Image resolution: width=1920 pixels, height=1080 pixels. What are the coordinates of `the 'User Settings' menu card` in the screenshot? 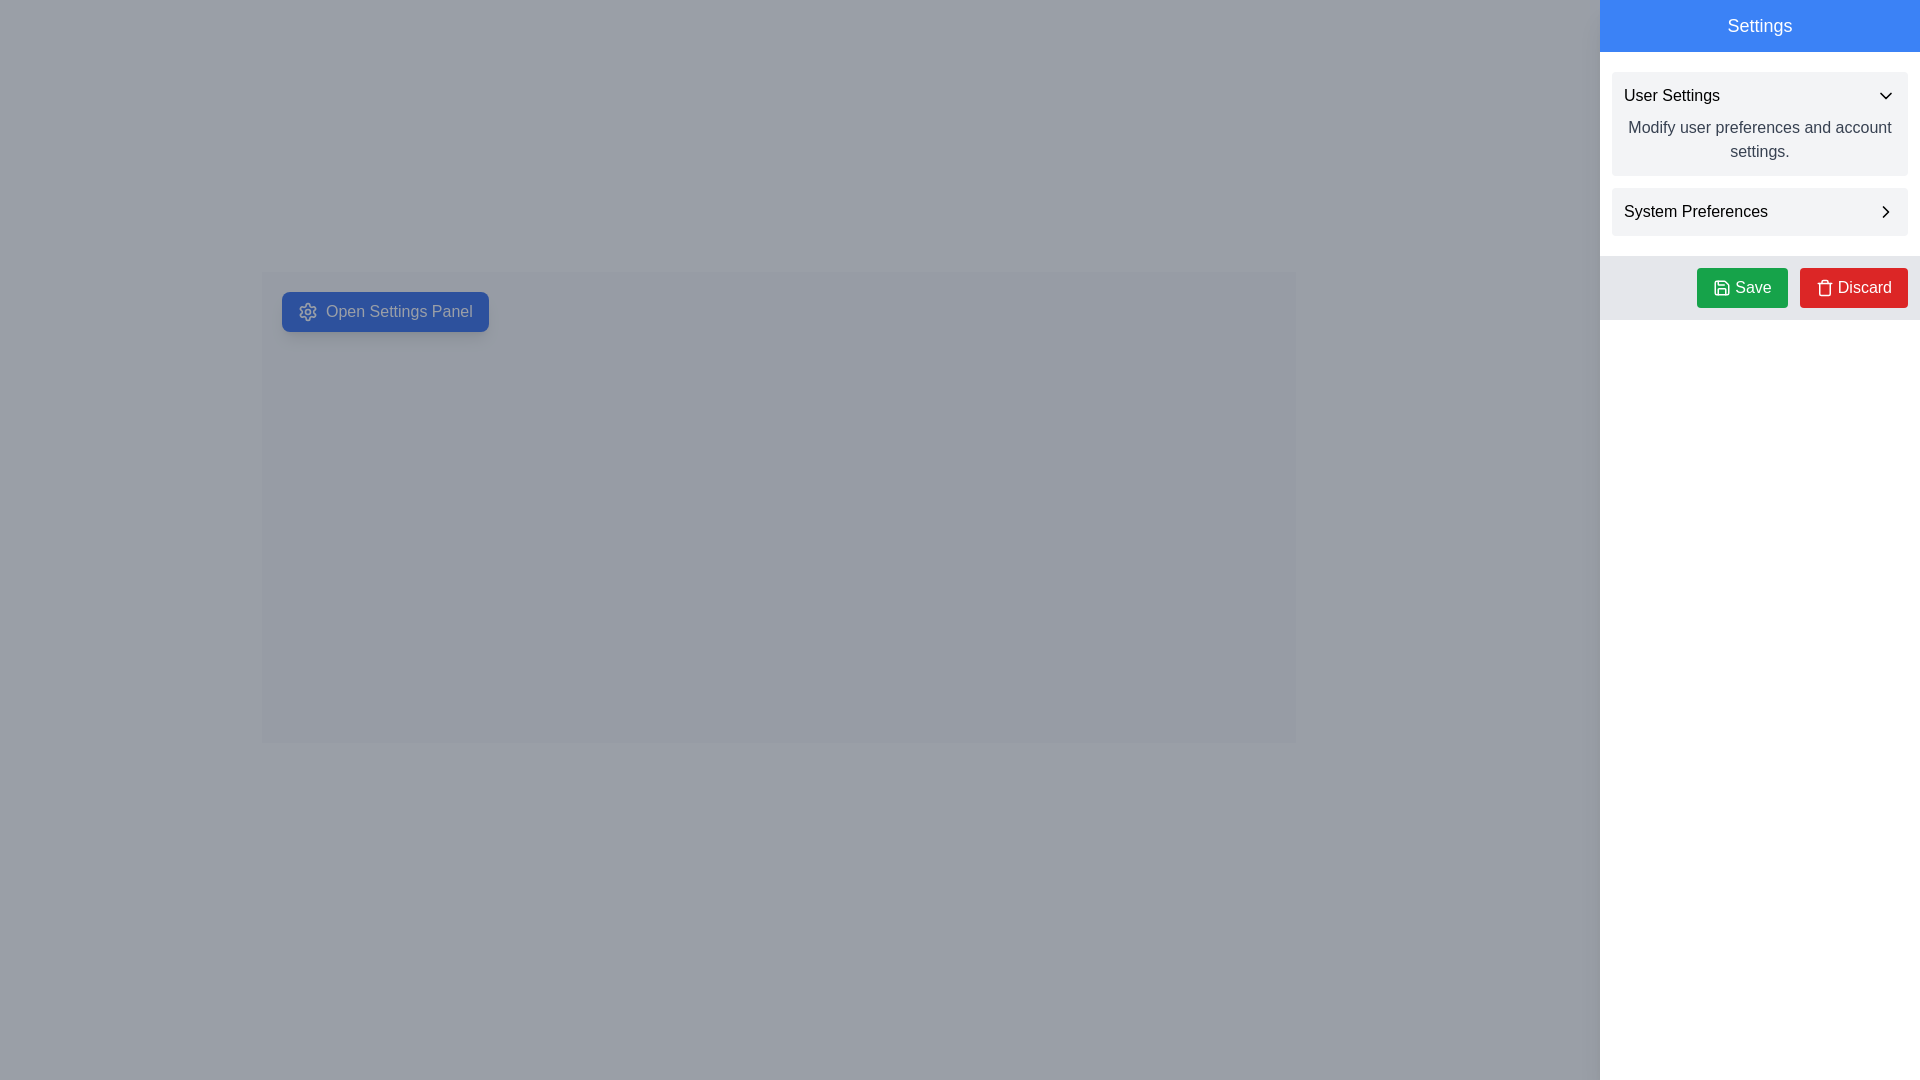 It's located at (1760, 123).